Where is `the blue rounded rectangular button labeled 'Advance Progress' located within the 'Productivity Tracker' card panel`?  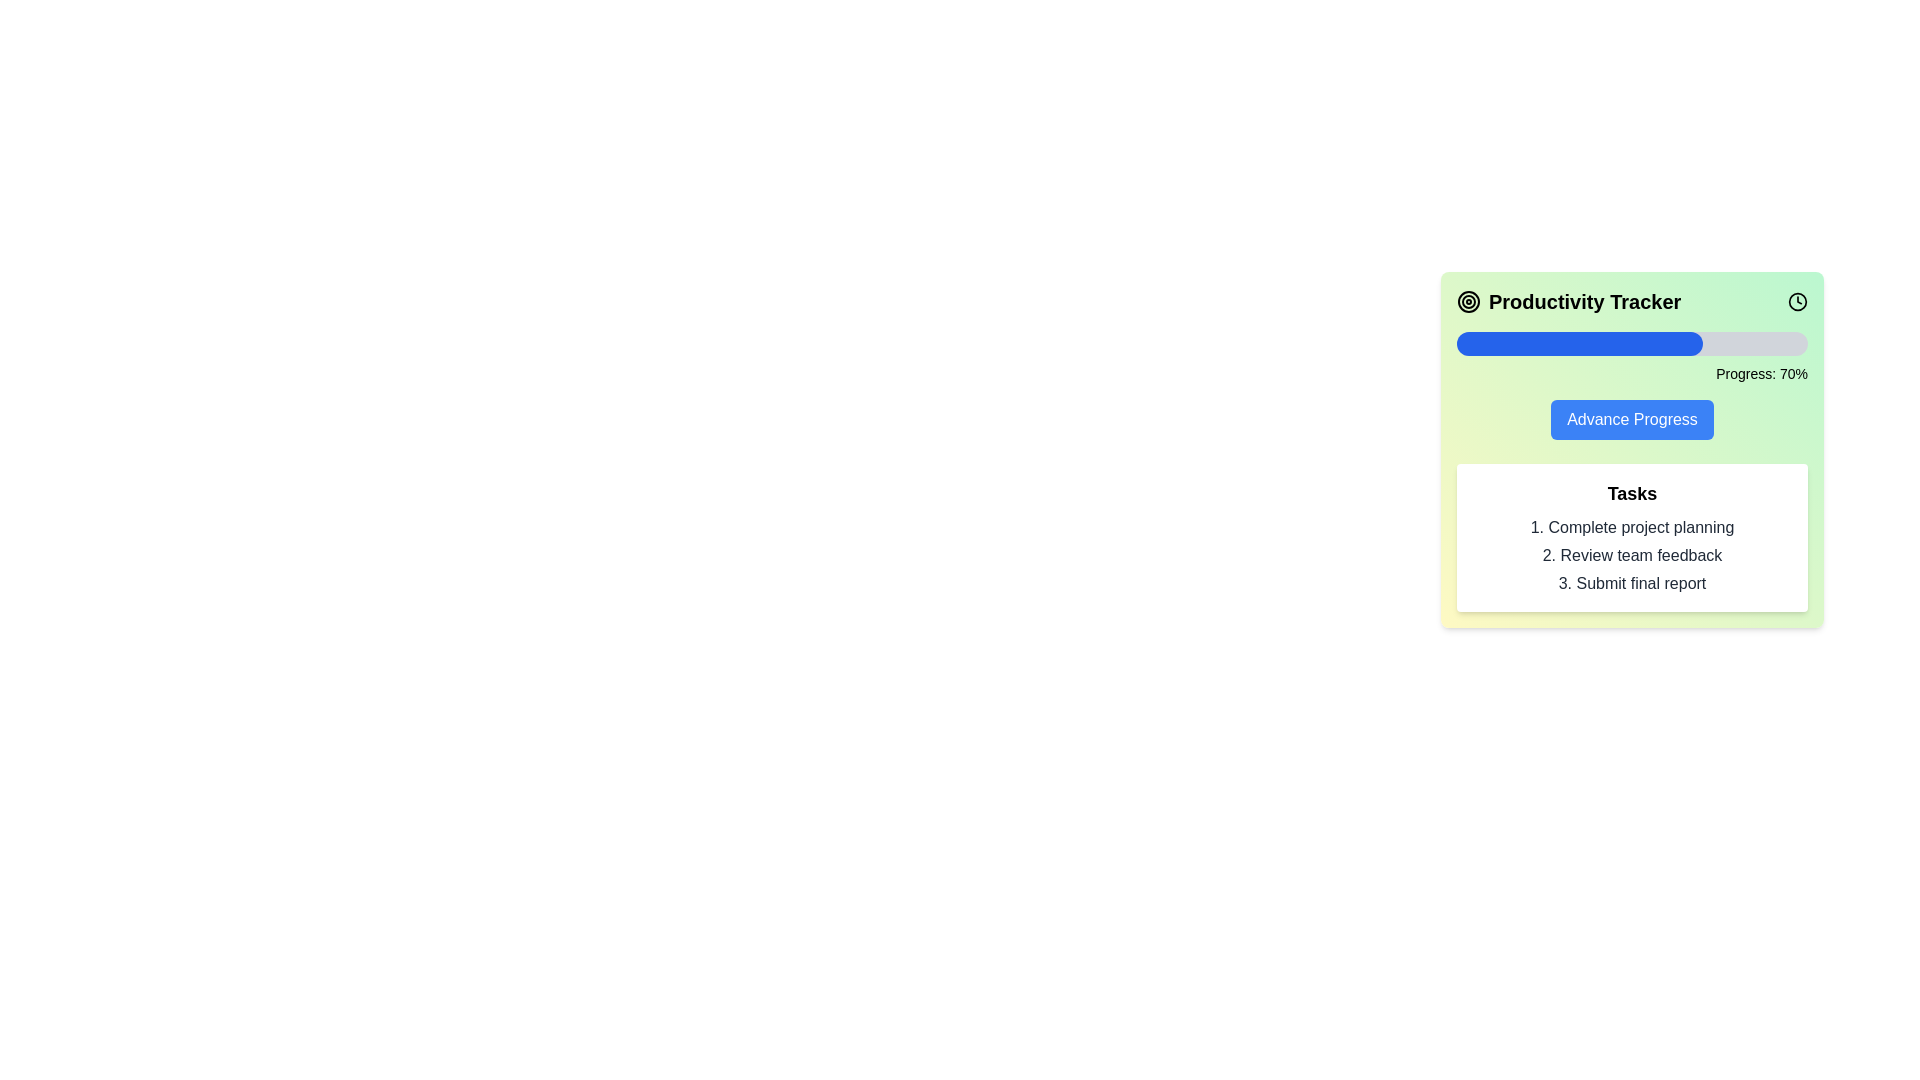 the blue rounded rectangular button labeled 'Advance Progress' located within the 'Productivity Tracker' card panel is located at coordinates (1632, 419).